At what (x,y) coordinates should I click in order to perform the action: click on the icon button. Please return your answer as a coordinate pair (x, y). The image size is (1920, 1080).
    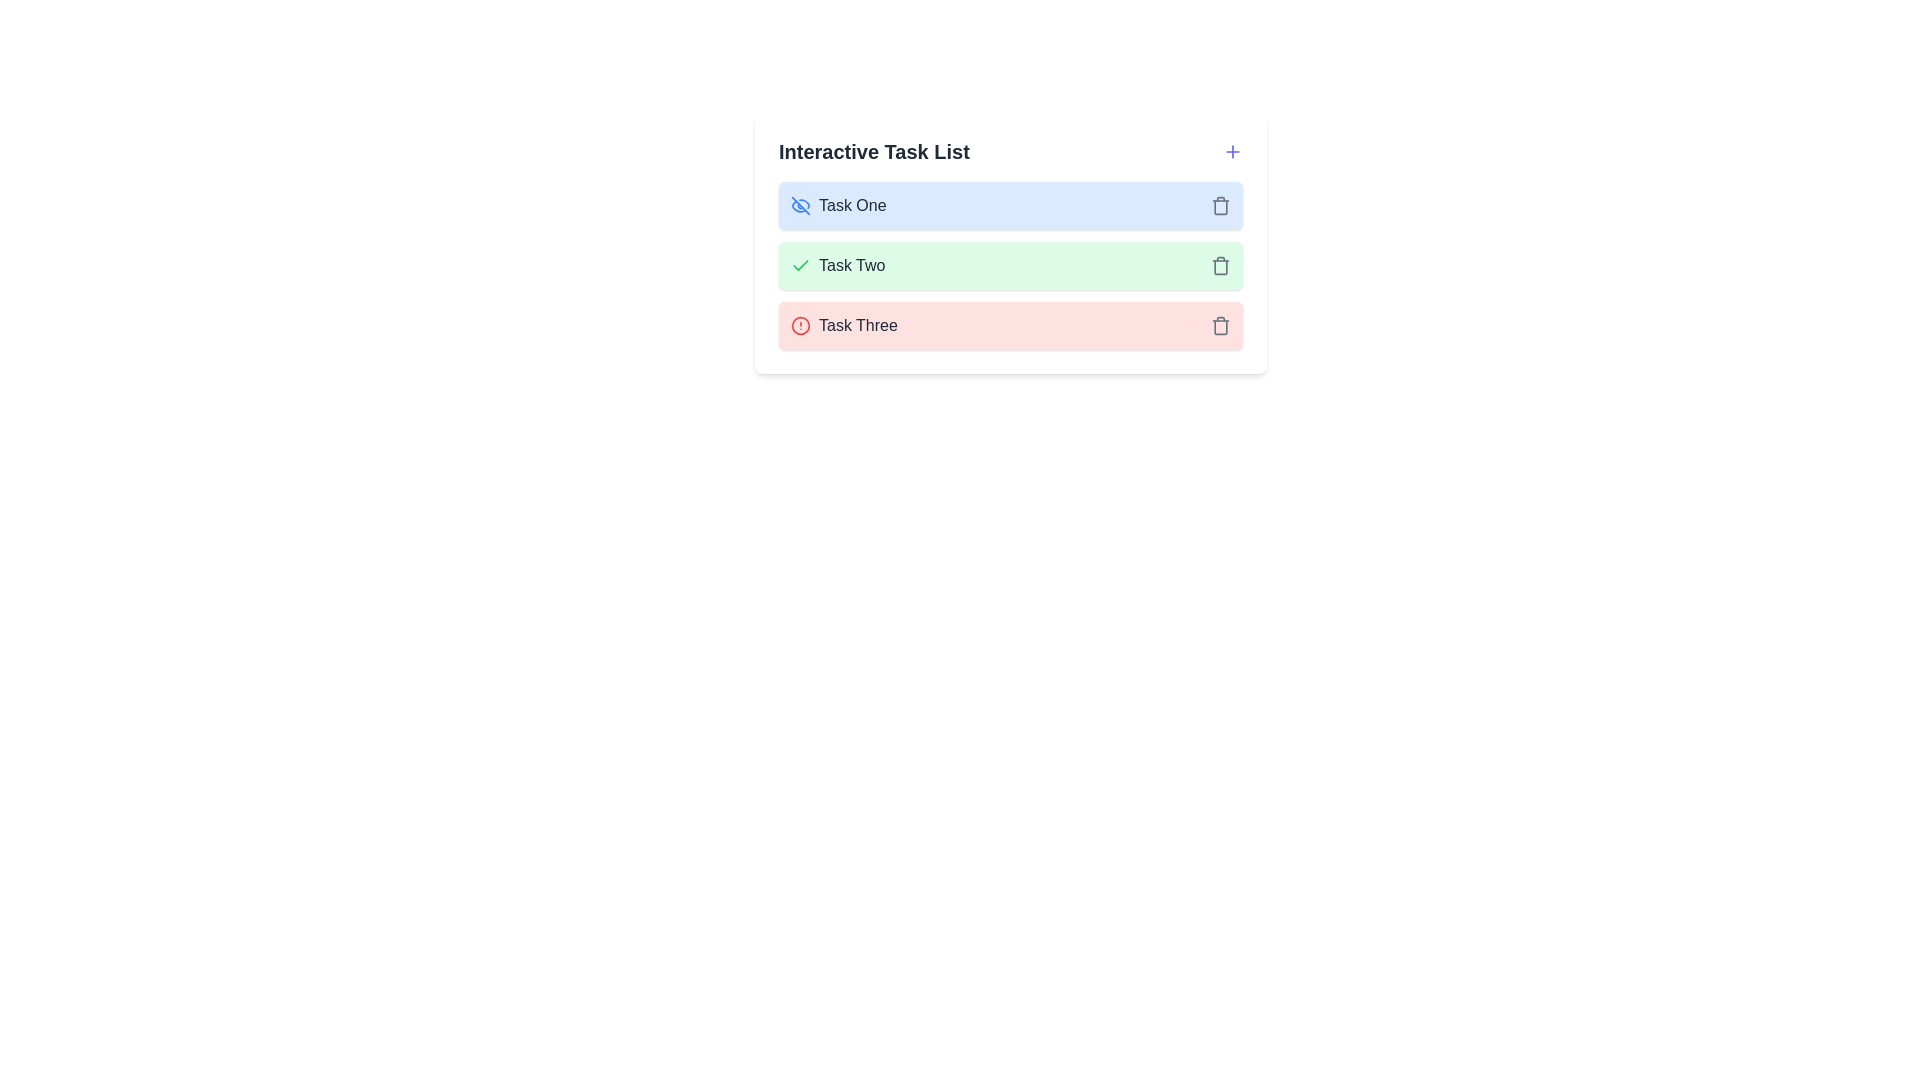
    Looking at the image, I should click on (1219, 325).